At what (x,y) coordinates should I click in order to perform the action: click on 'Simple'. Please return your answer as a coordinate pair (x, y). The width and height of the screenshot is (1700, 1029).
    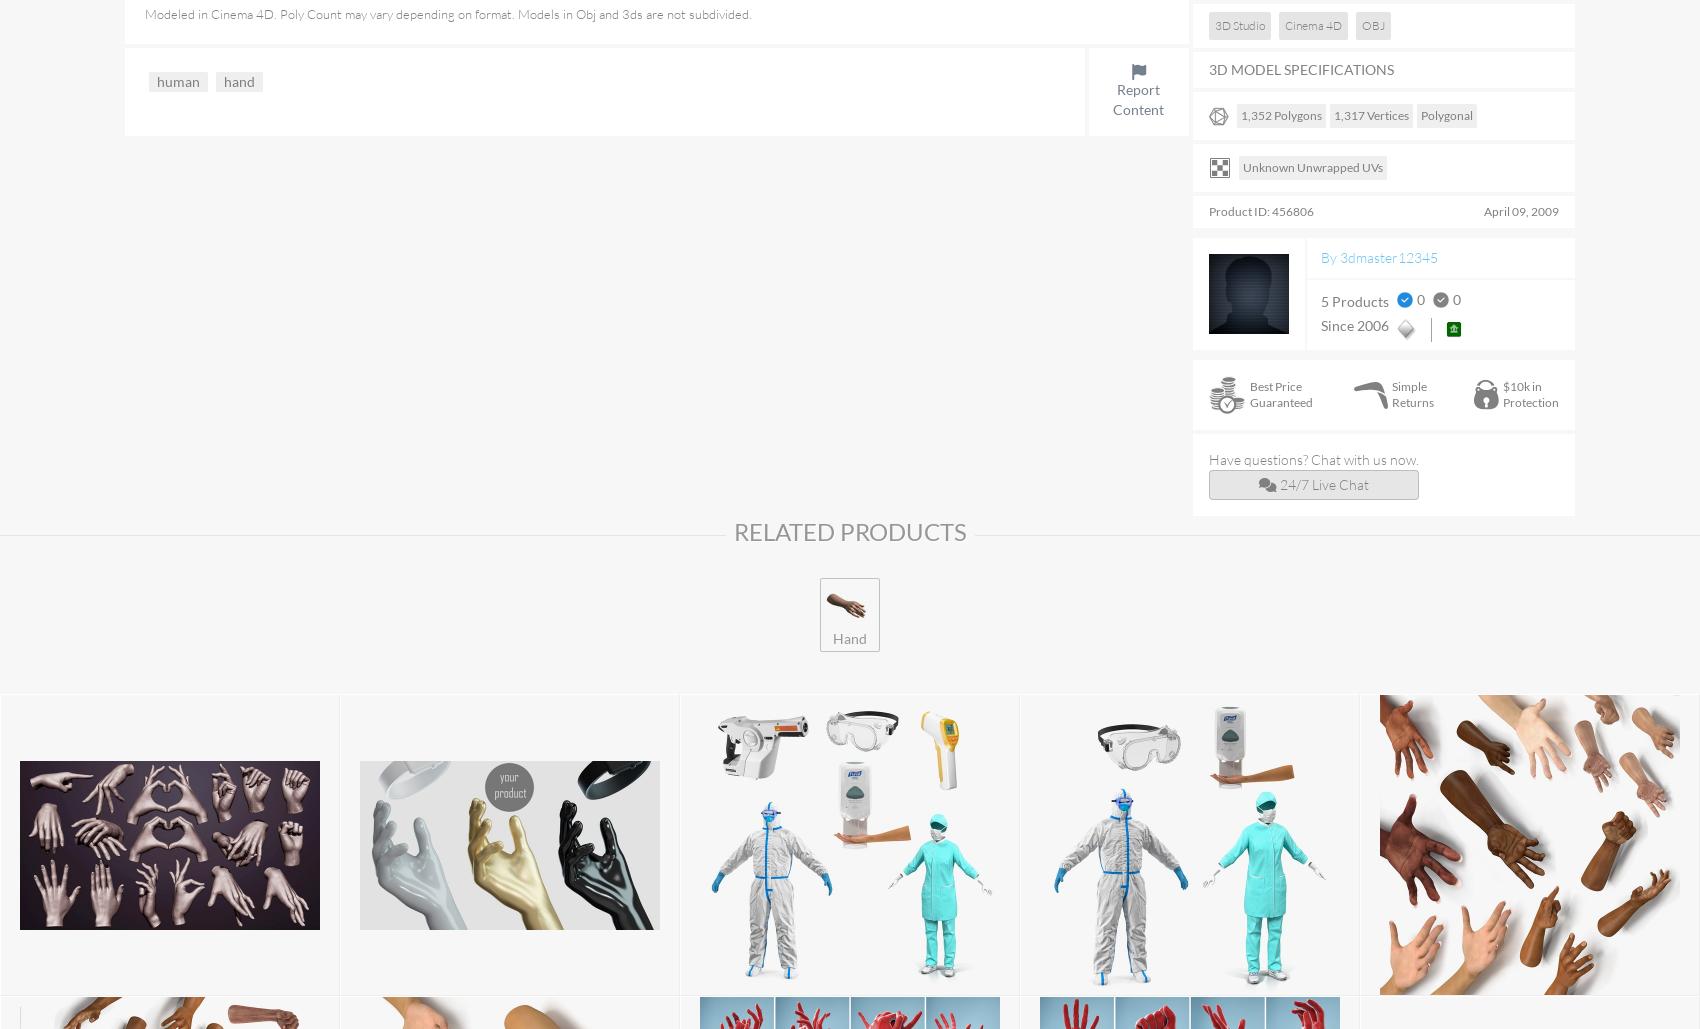
    Looking at the image, I should click on (1407, 385).